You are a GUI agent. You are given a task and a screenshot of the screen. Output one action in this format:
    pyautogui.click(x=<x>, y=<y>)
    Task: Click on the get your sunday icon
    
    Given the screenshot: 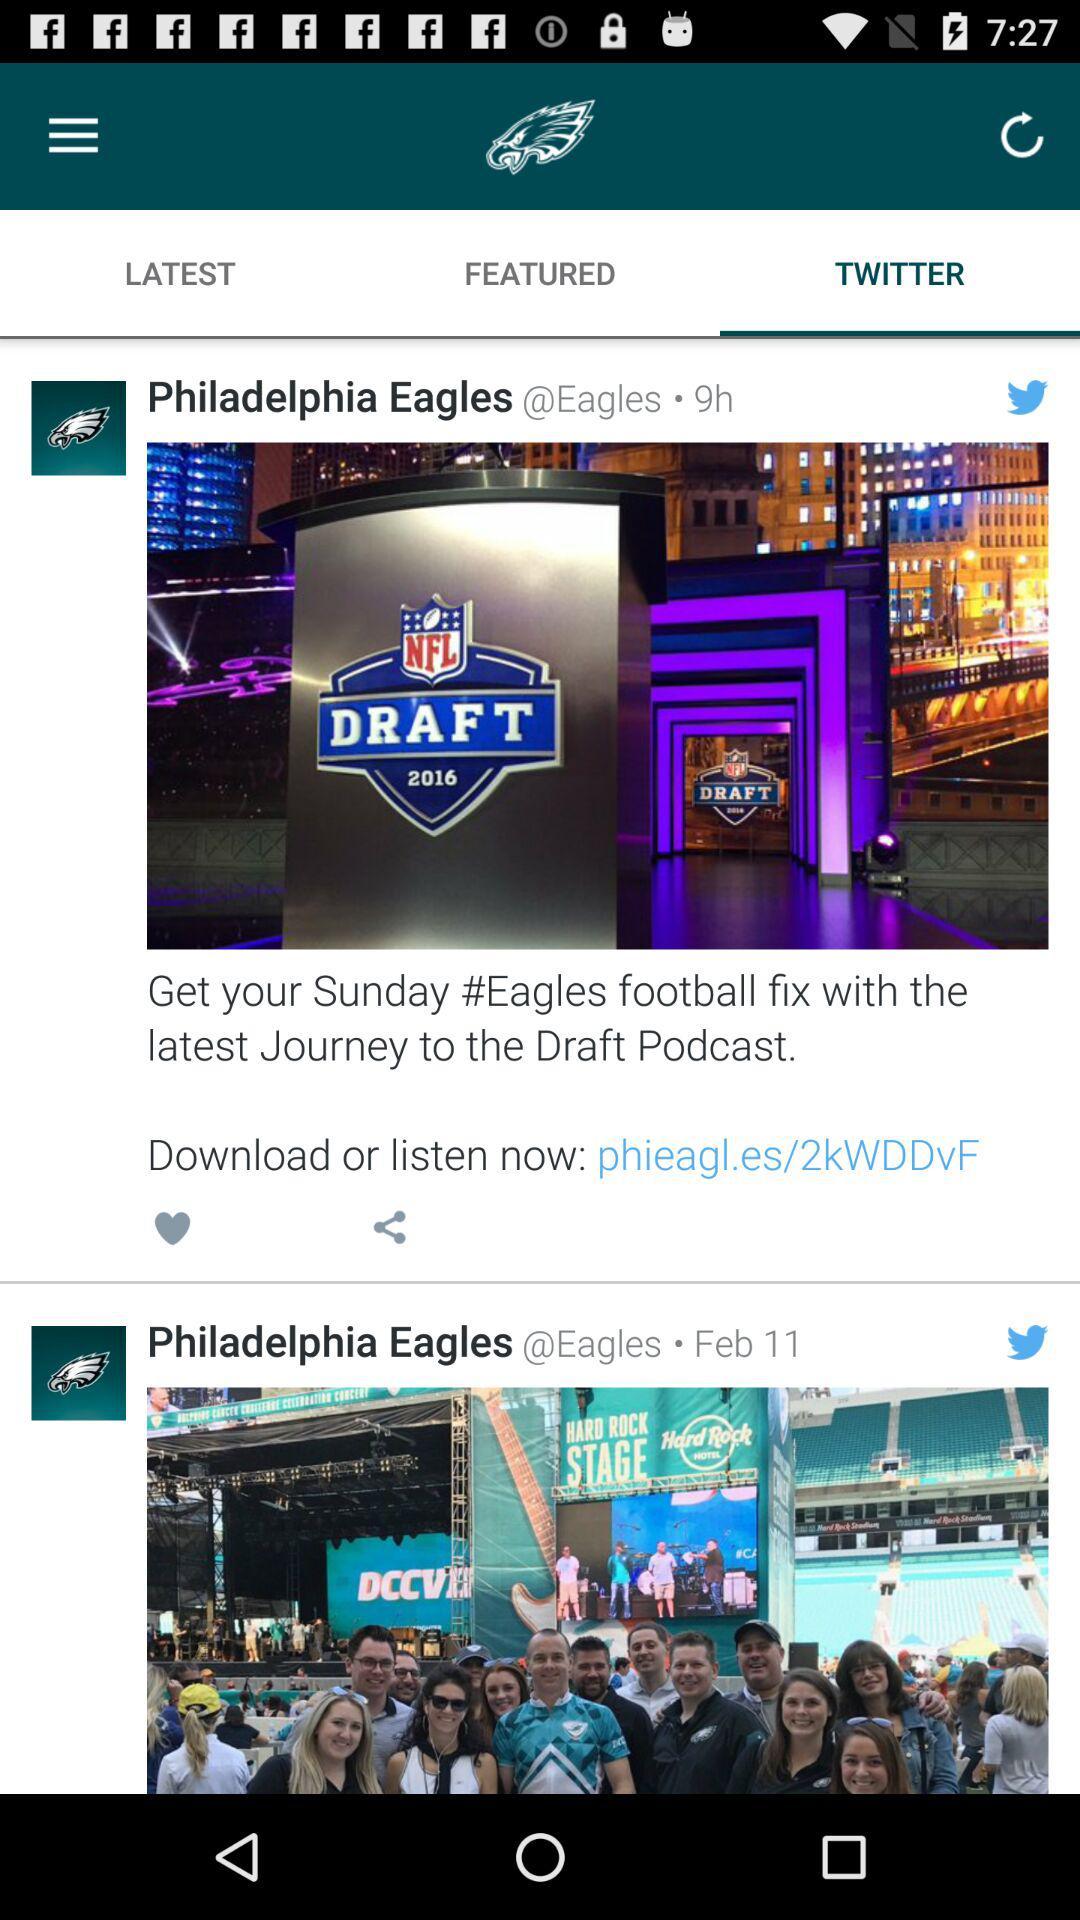 What is the action you would take?
    pyautogui.click(x=596, y=1070)
    